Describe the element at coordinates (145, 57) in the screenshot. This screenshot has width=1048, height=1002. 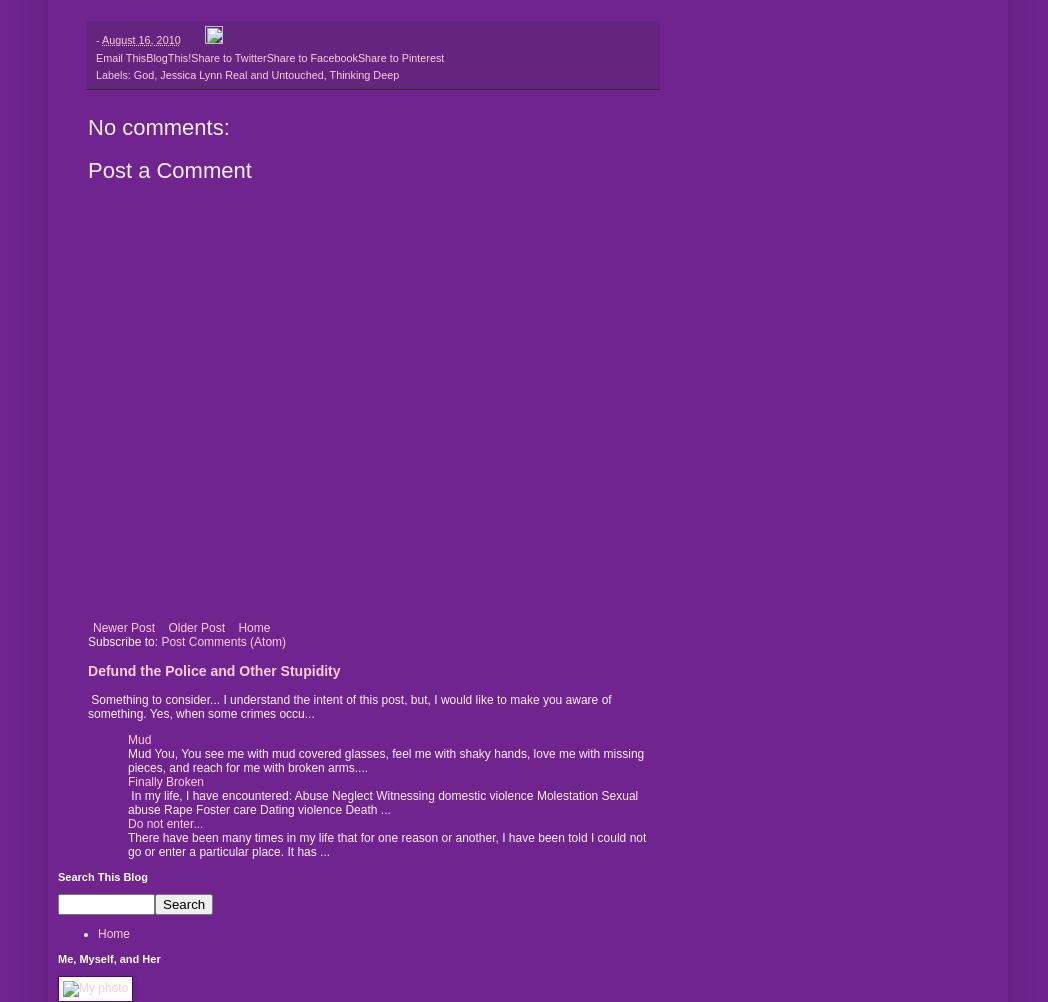
I see `'BlogThis!'` at that location.